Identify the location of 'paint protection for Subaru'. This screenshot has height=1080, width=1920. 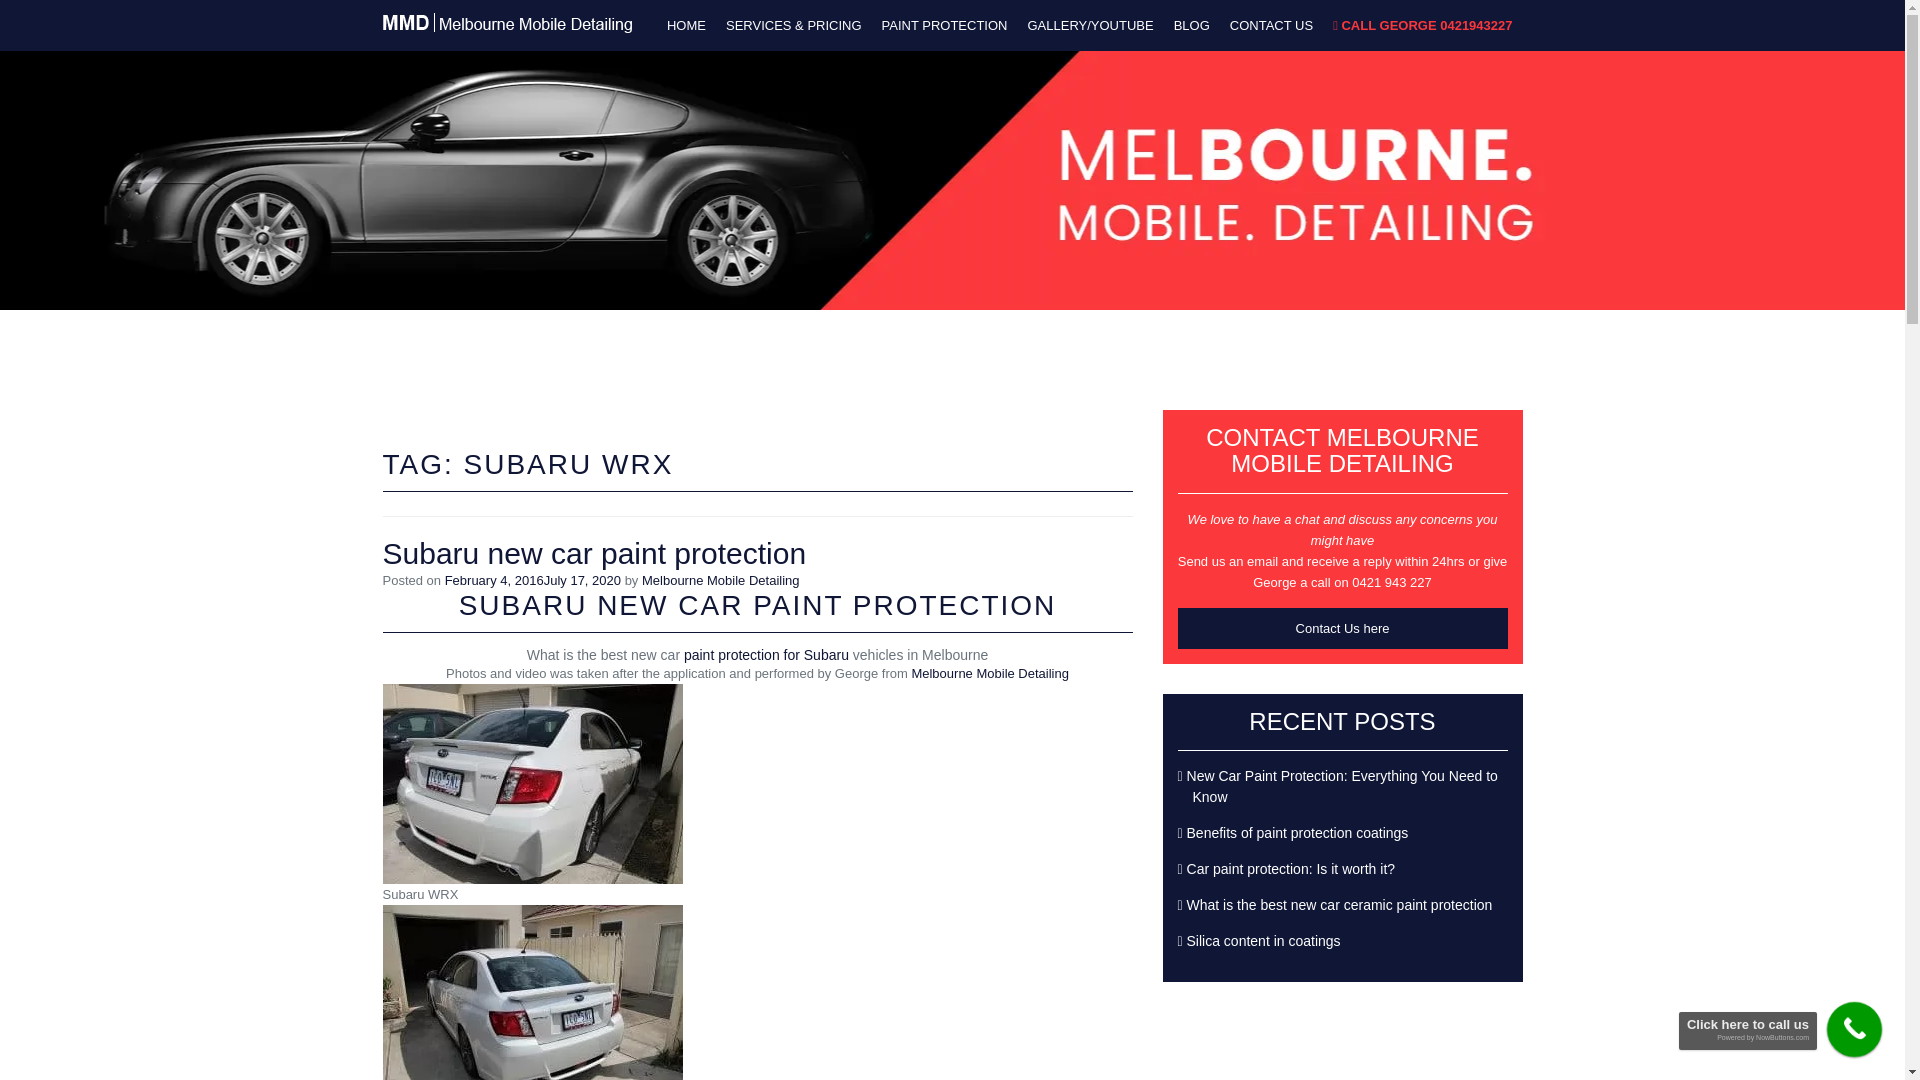
(765, 655).